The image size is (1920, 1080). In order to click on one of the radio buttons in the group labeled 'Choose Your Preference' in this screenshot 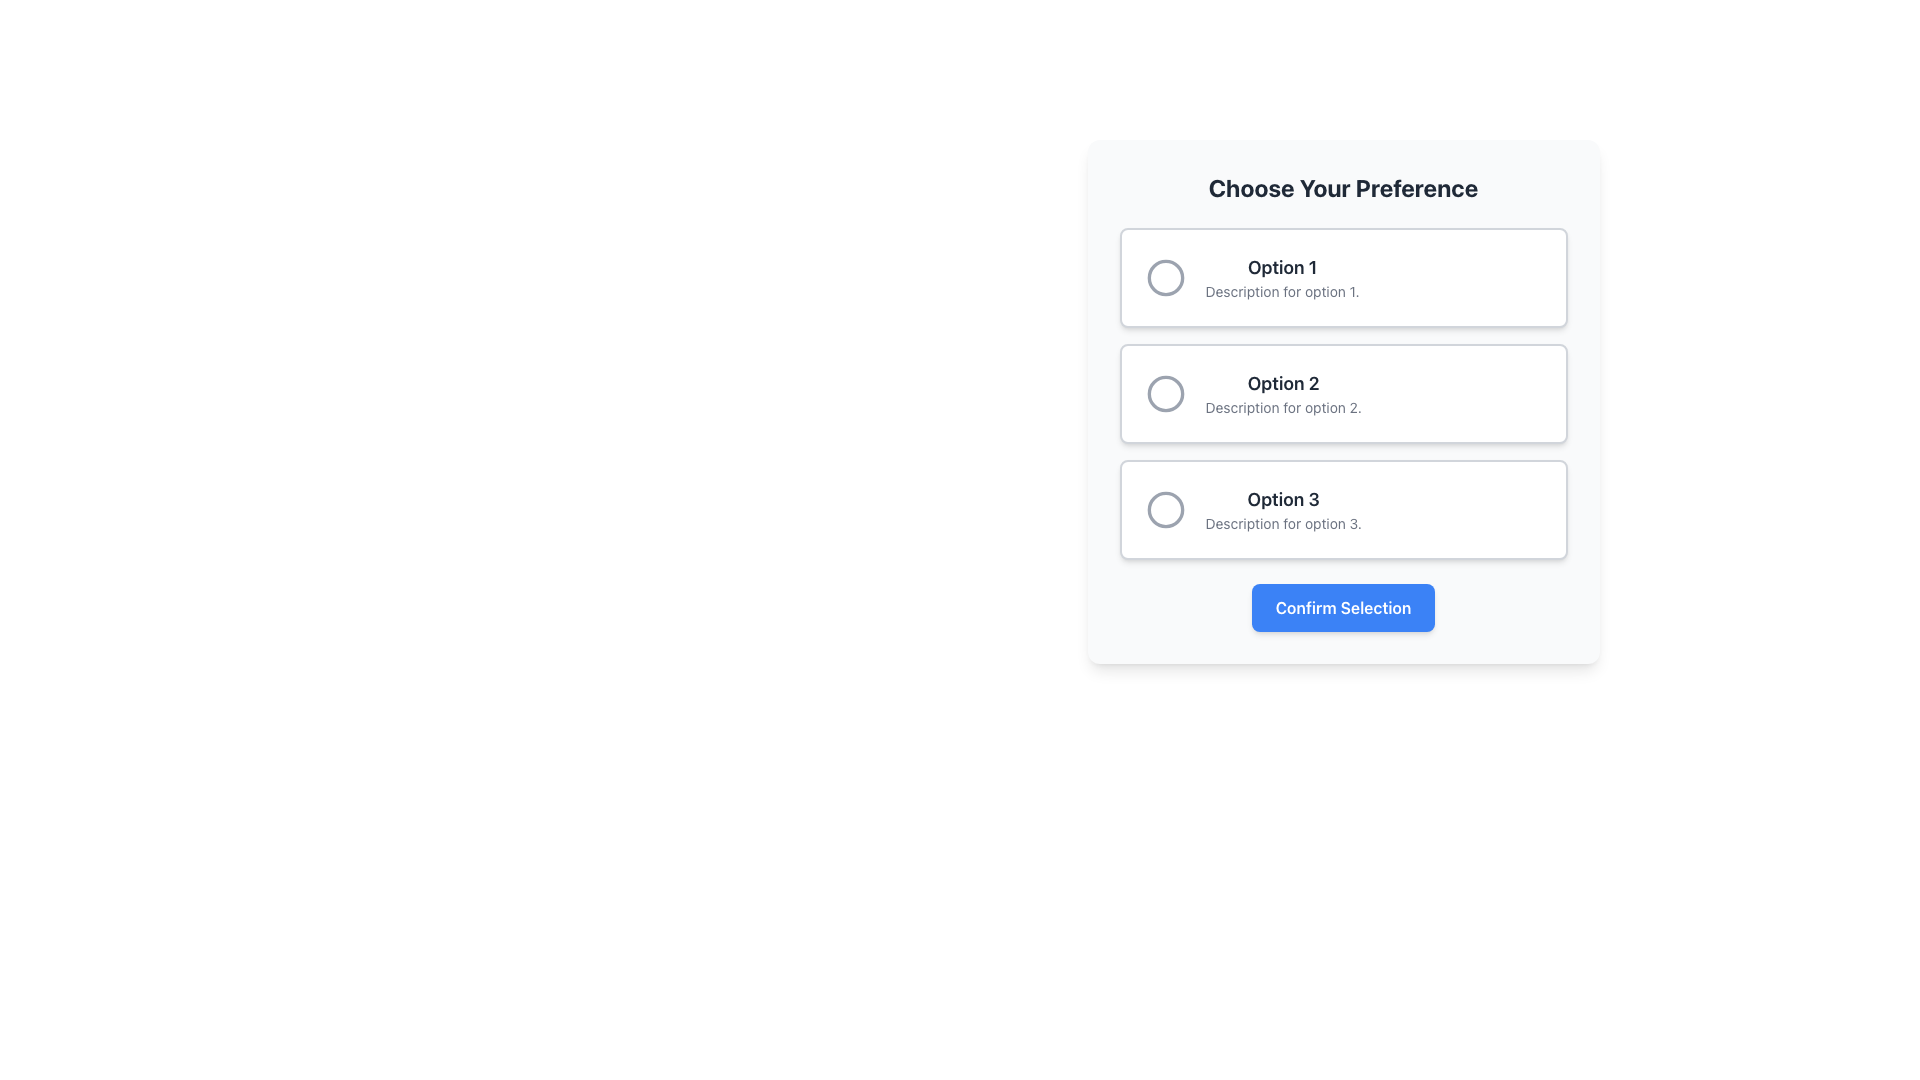, I will do `click(1343, 393)`.